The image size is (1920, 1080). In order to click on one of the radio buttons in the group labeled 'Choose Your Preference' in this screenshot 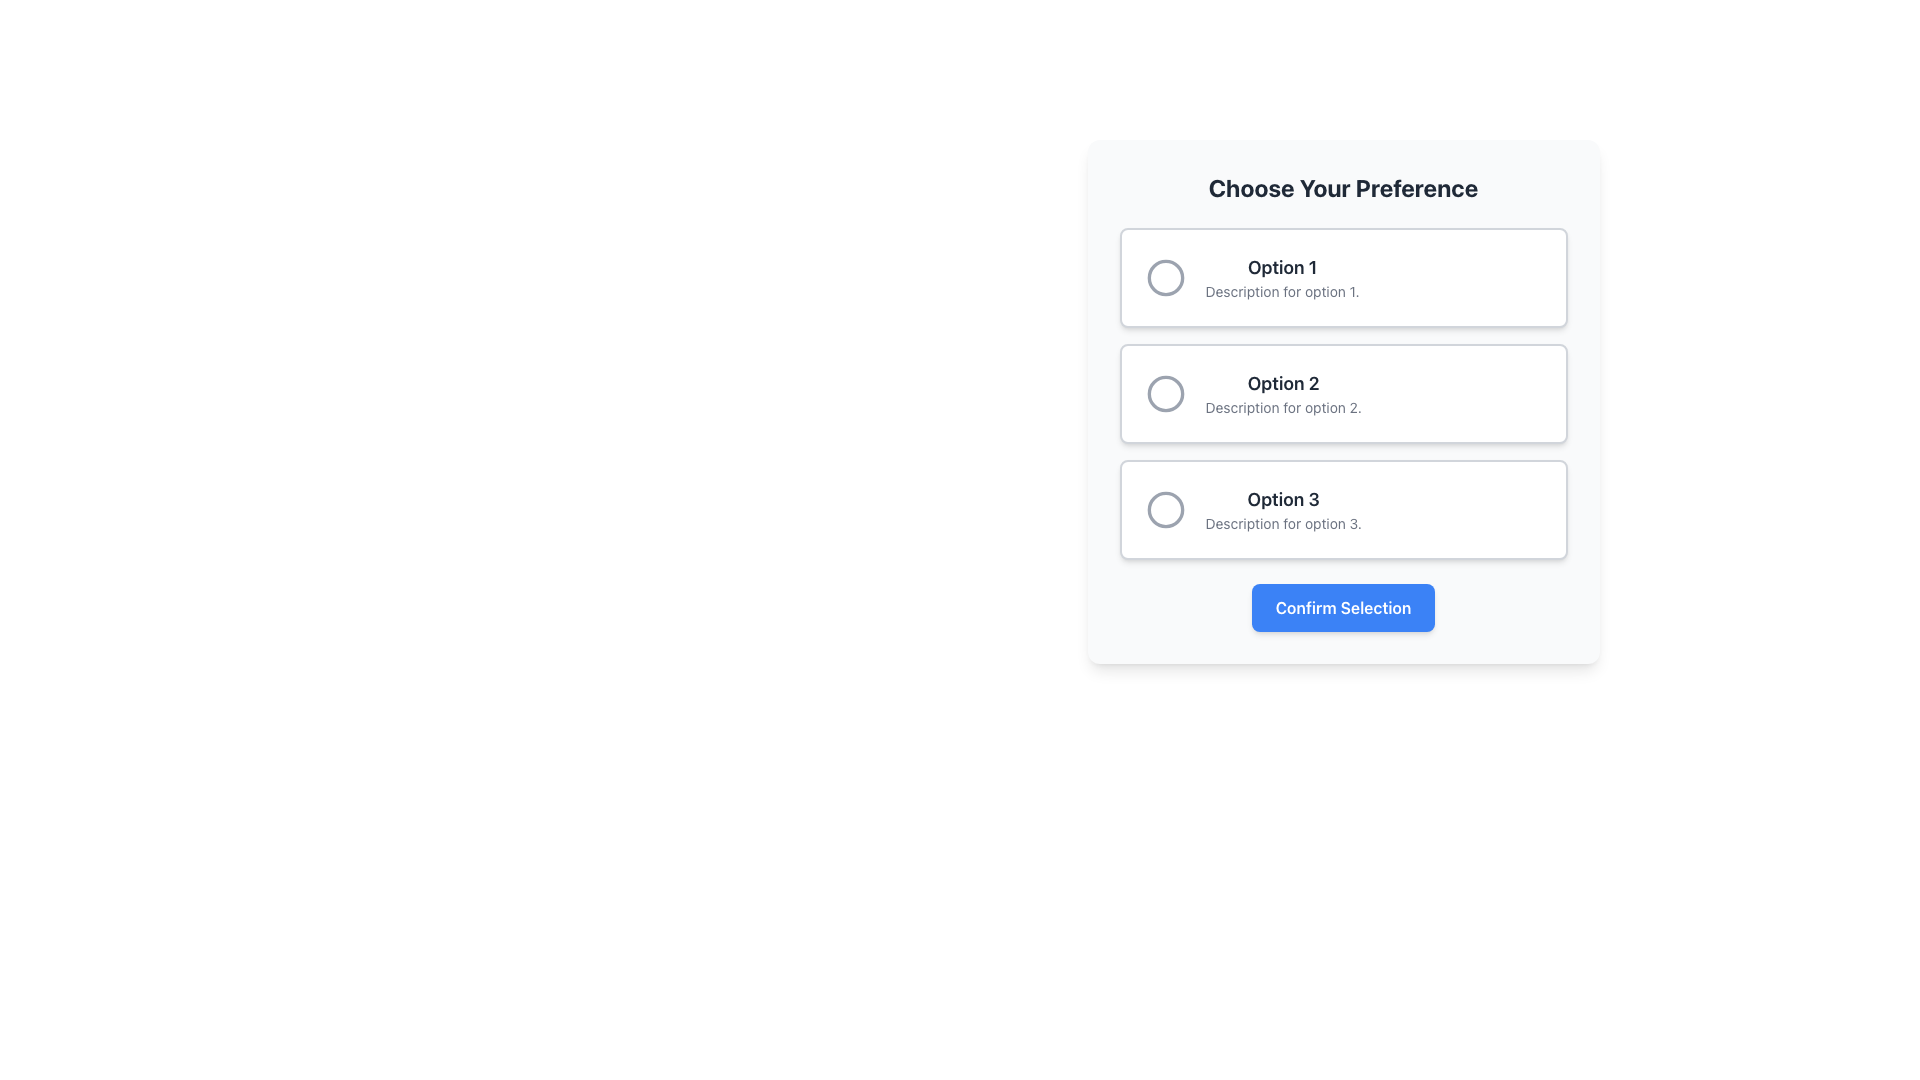, I will do `click(1343, 393)`.